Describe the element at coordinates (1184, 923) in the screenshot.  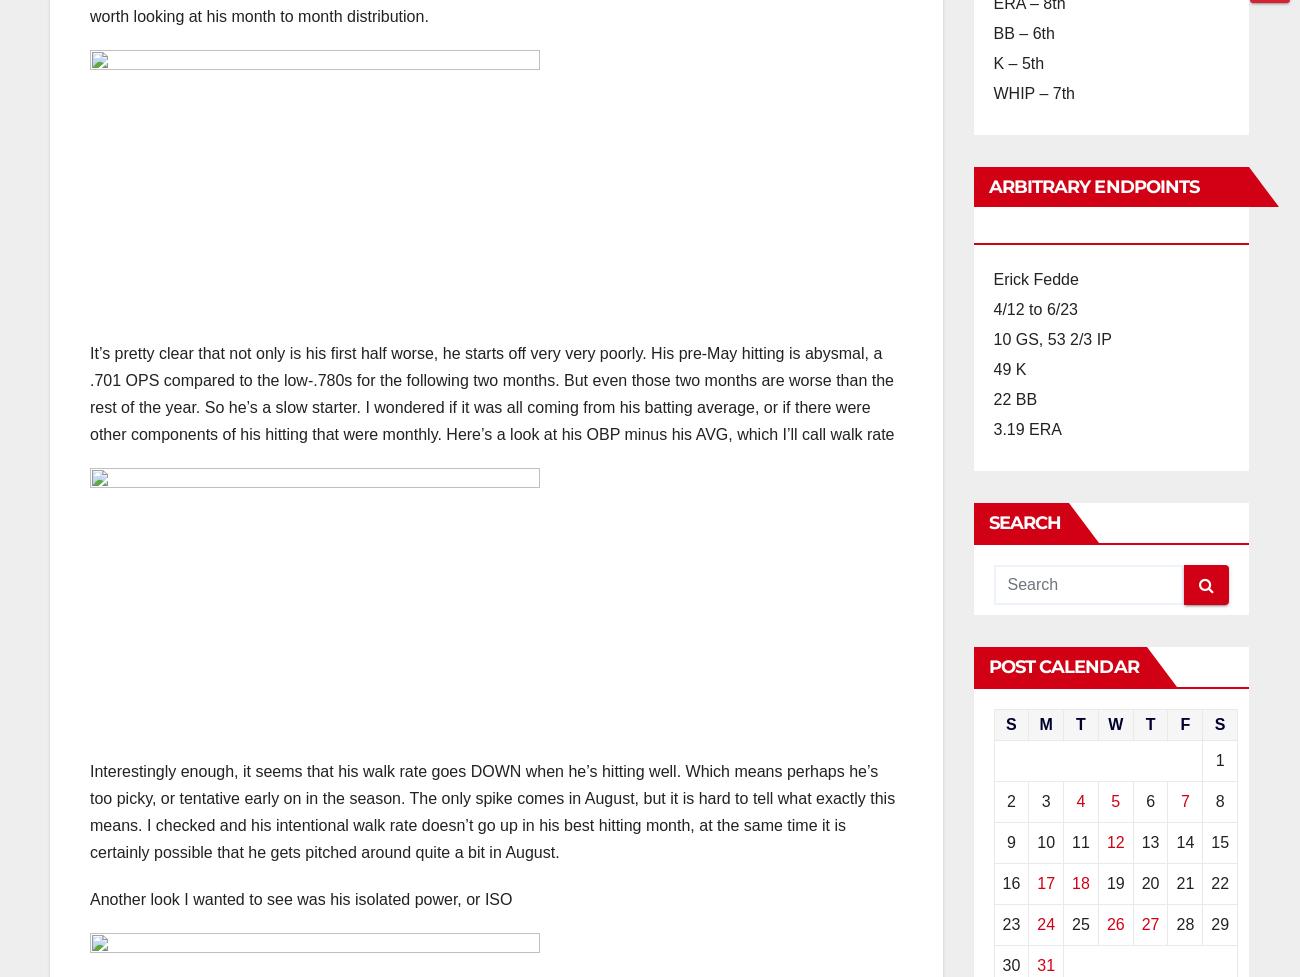
I see `'28'` at that location.